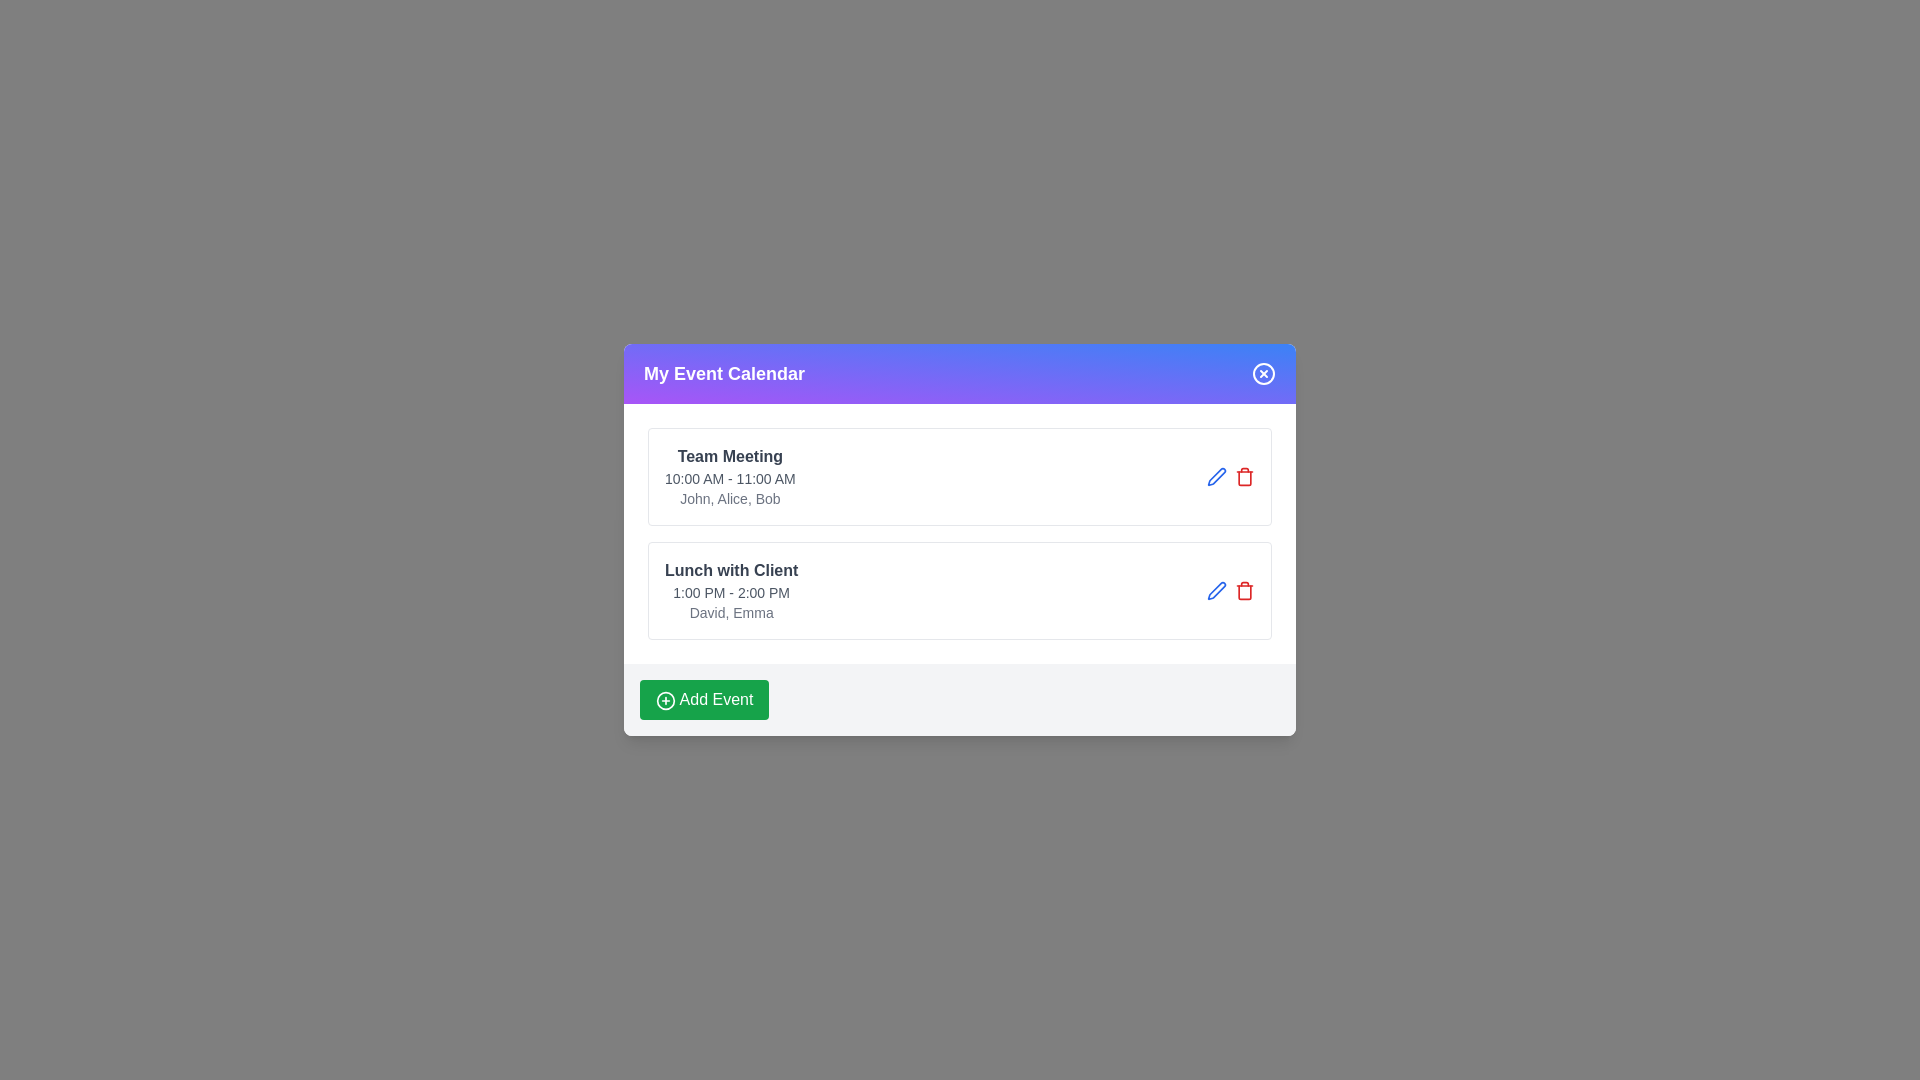 The height and width of the screenshot is (1080, 1920). I want to click on text label indicating the scheduled time for the 'Team Meeting', which is positioned below the title and above the participant names, so click(729, 478).